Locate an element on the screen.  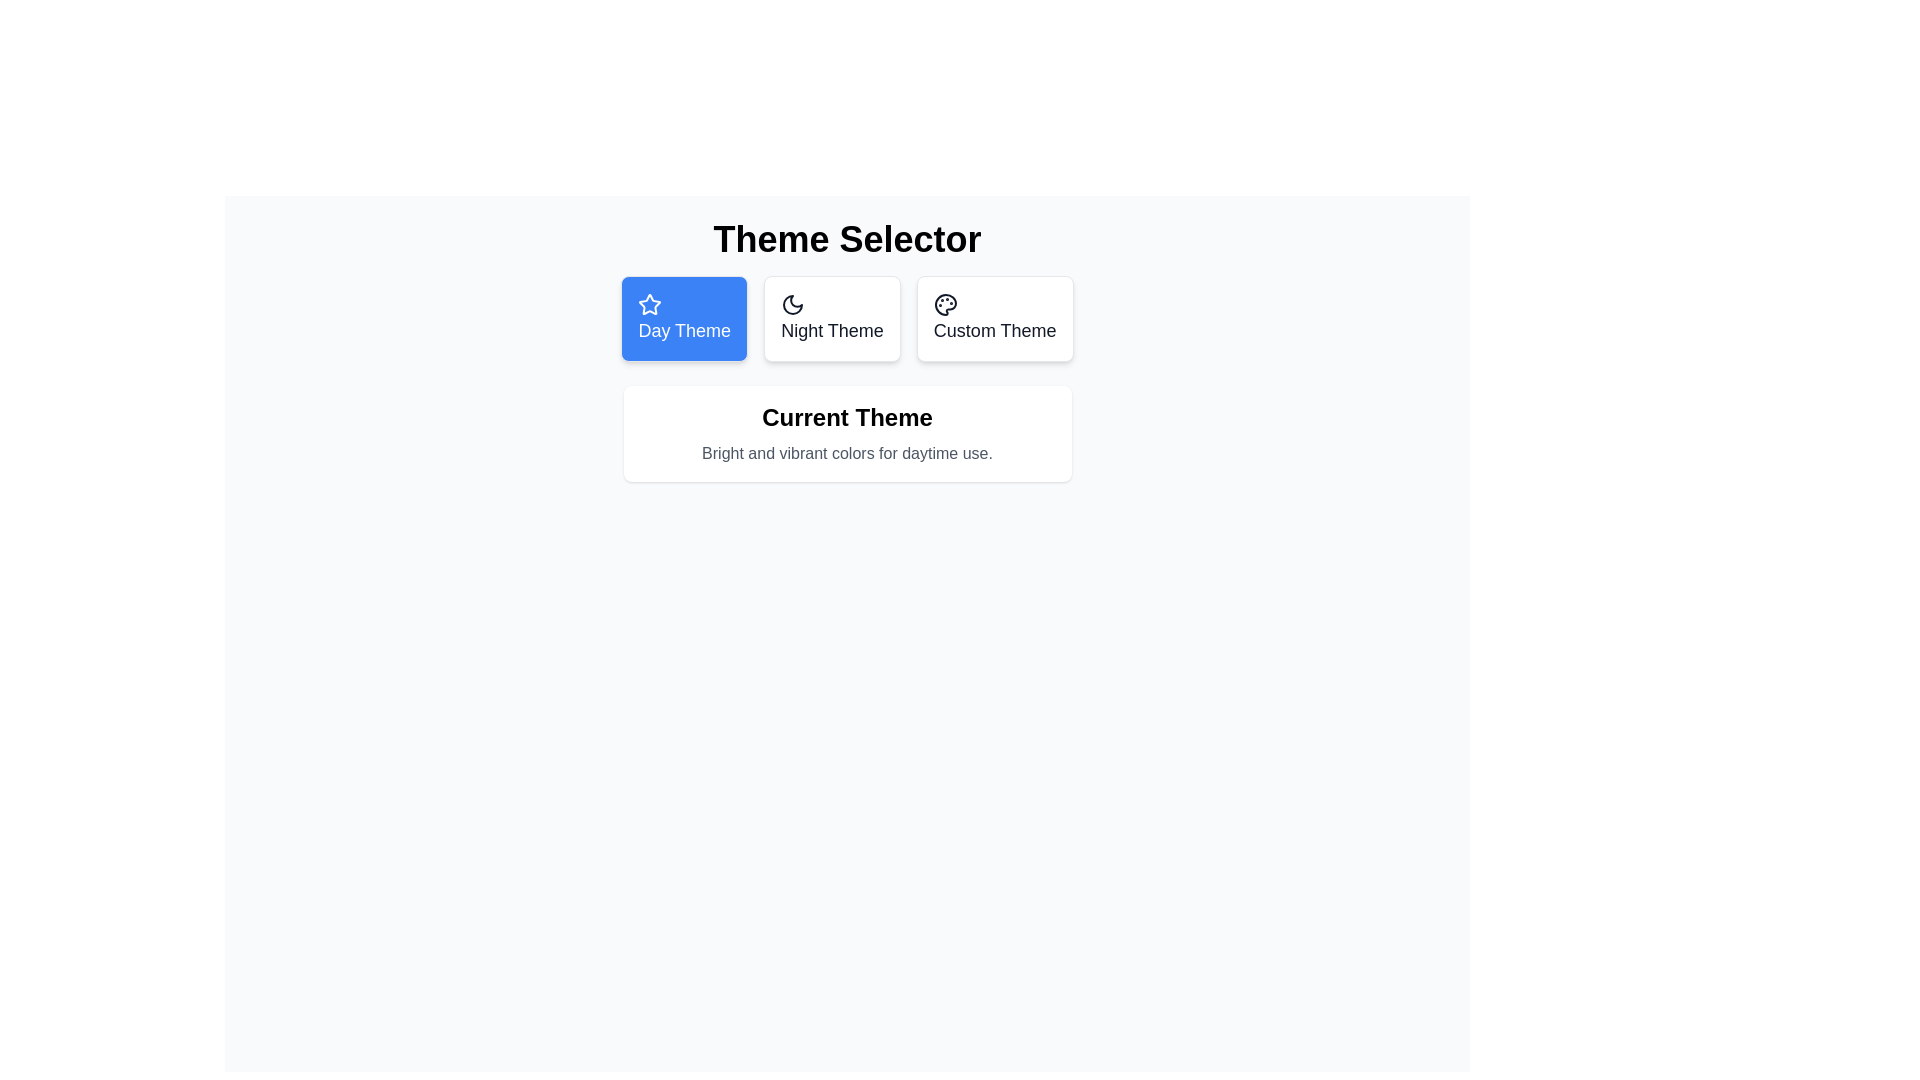
the theme button Custom Theme to observe its hover effect is located at coordinates (995, 318).